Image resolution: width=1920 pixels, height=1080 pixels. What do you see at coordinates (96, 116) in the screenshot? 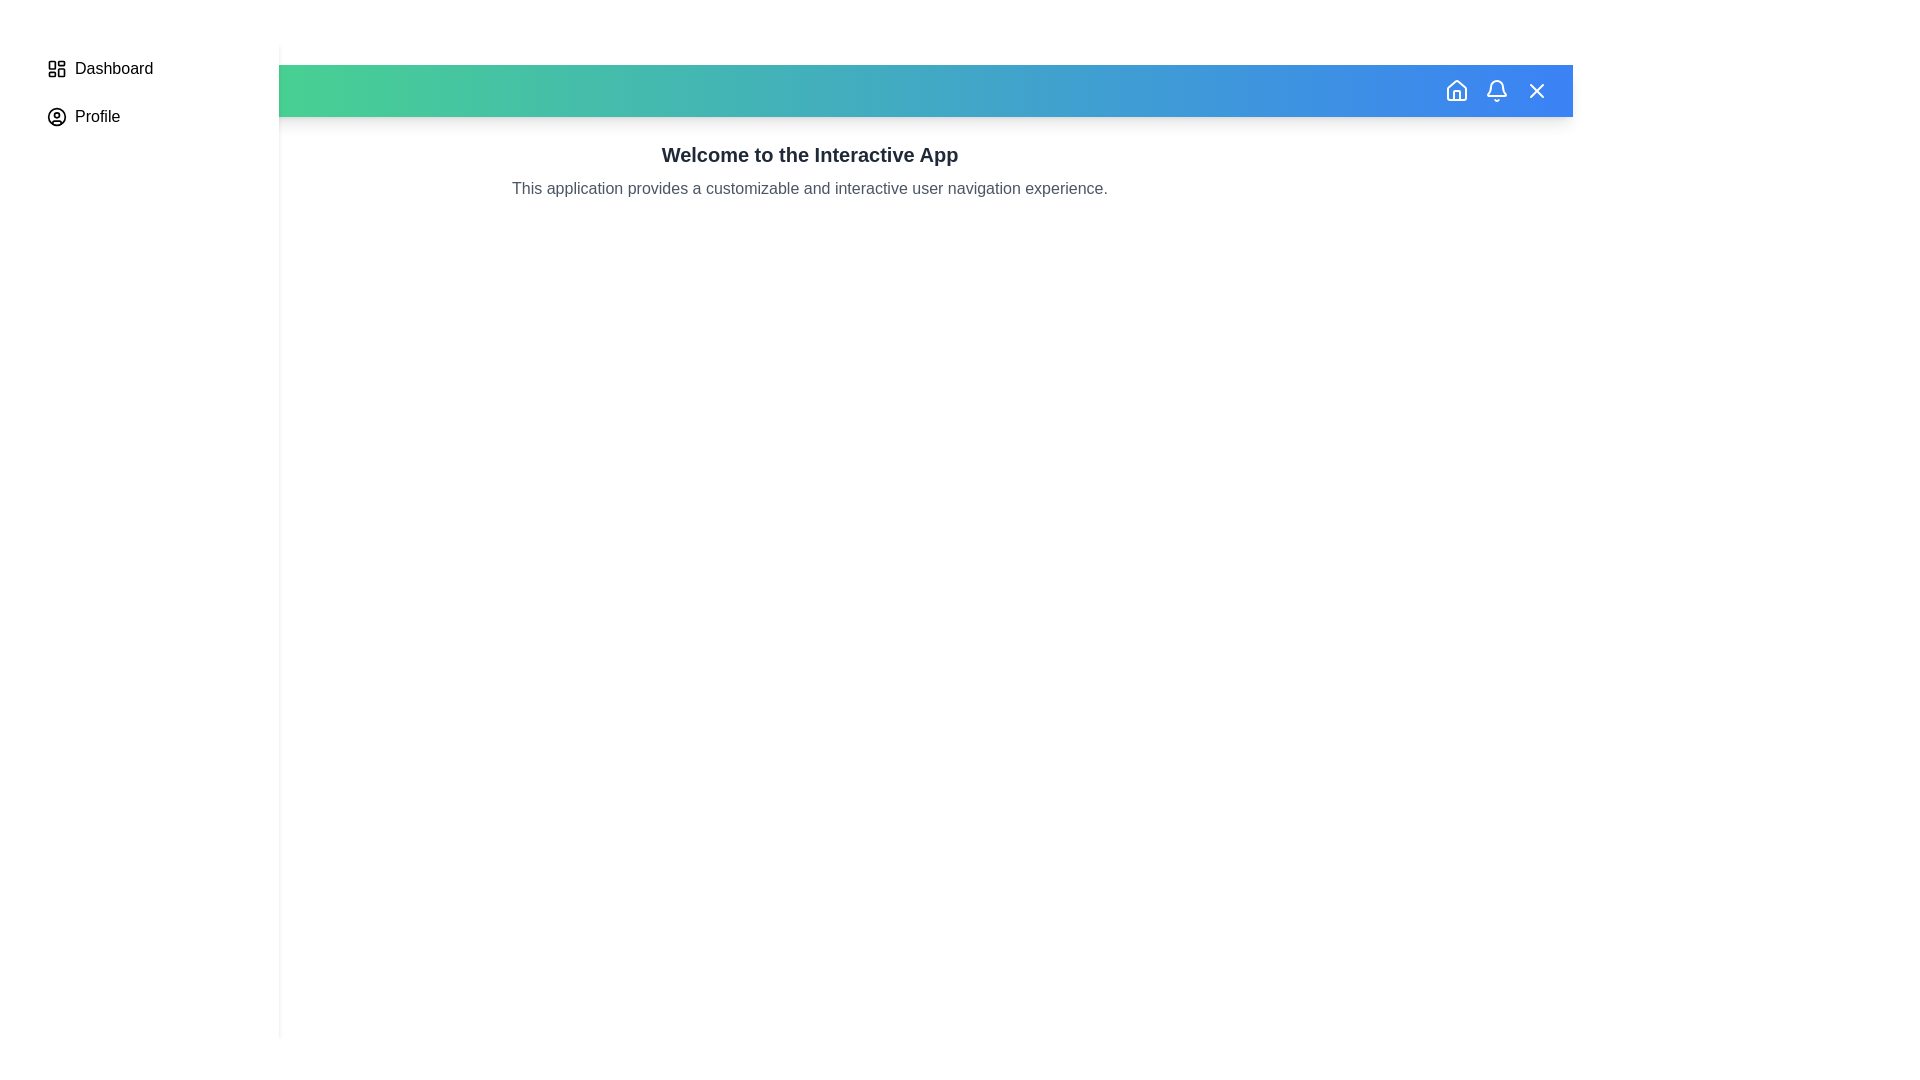
I see `the navigation text label located in the left sidebar, directly below the 'Dashboard' option` at bounding box center [96, 116].